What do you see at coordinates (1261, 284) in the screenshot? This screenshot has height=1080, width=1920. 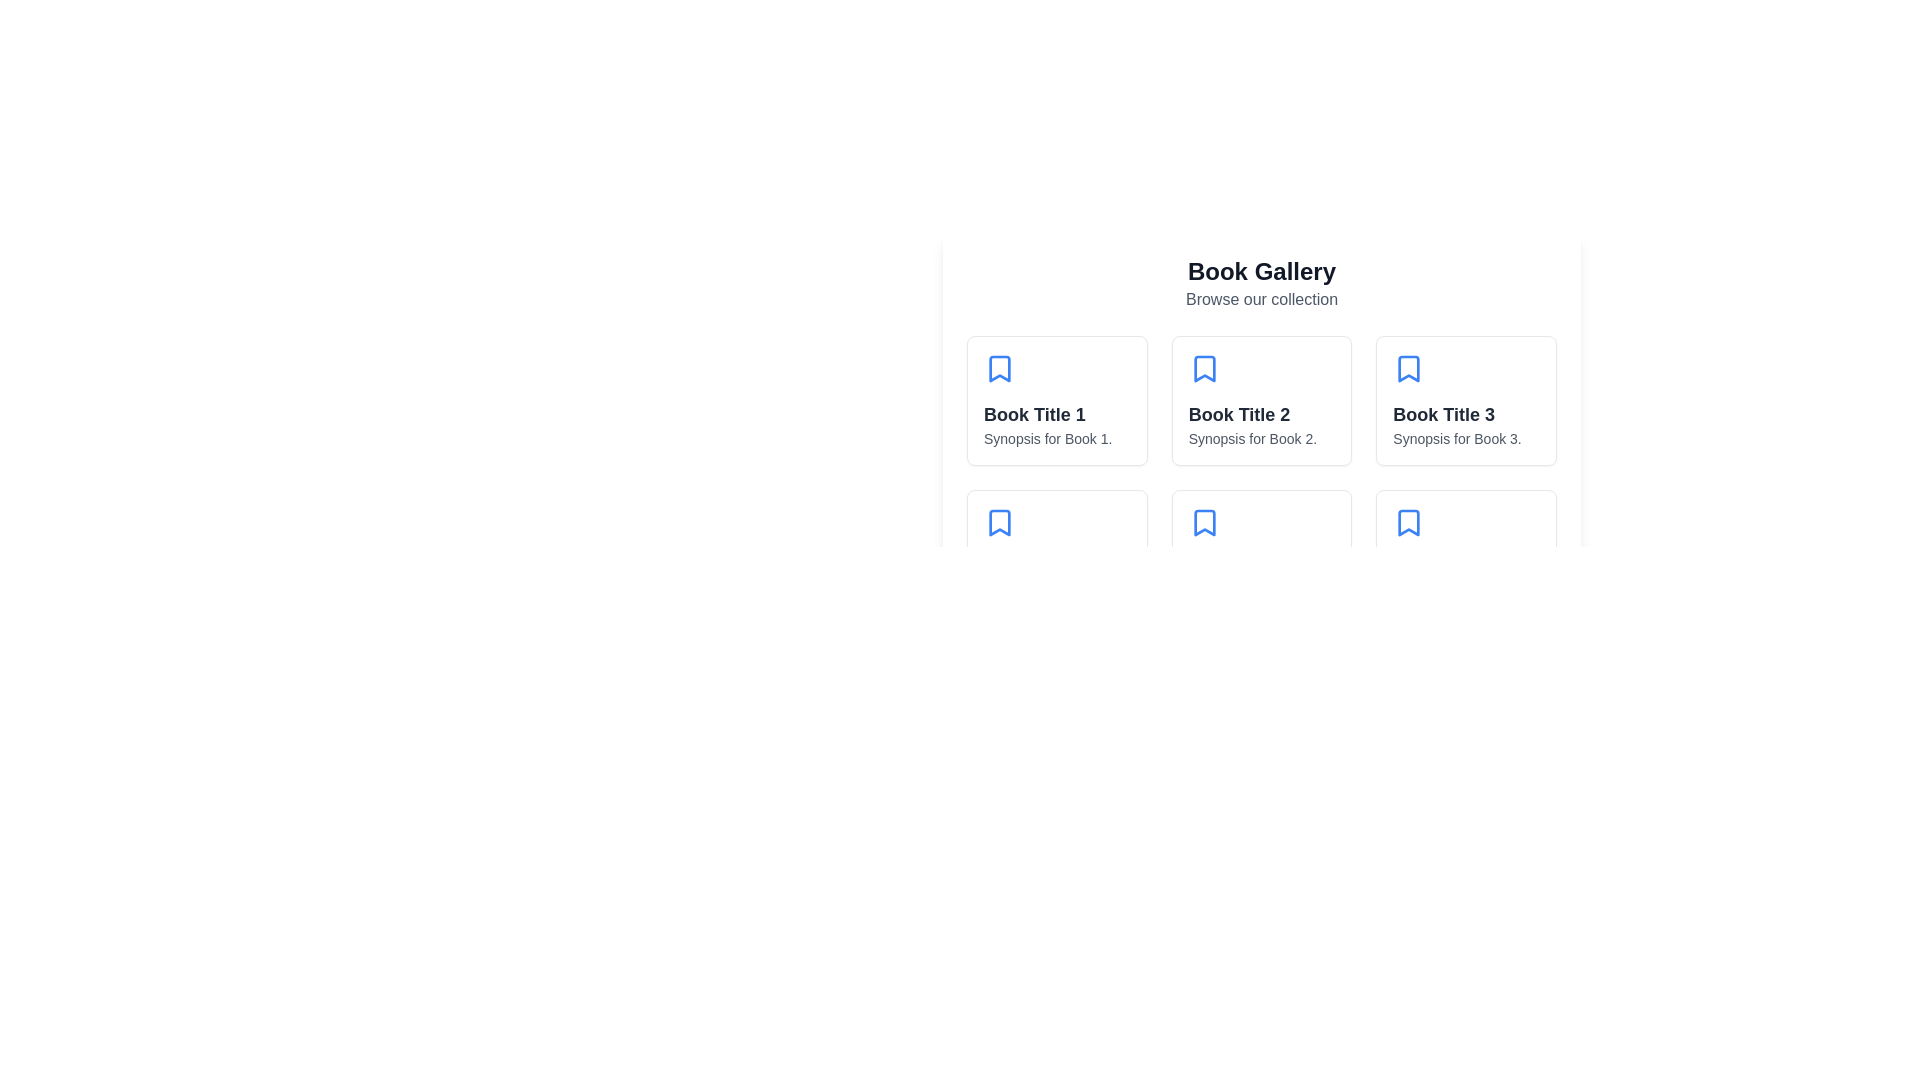 I see `the Header or Title Section that displays 'Book Gallery' and 'Browse our collection' at the top-center of the interface` at bounding box center [1261, 284].